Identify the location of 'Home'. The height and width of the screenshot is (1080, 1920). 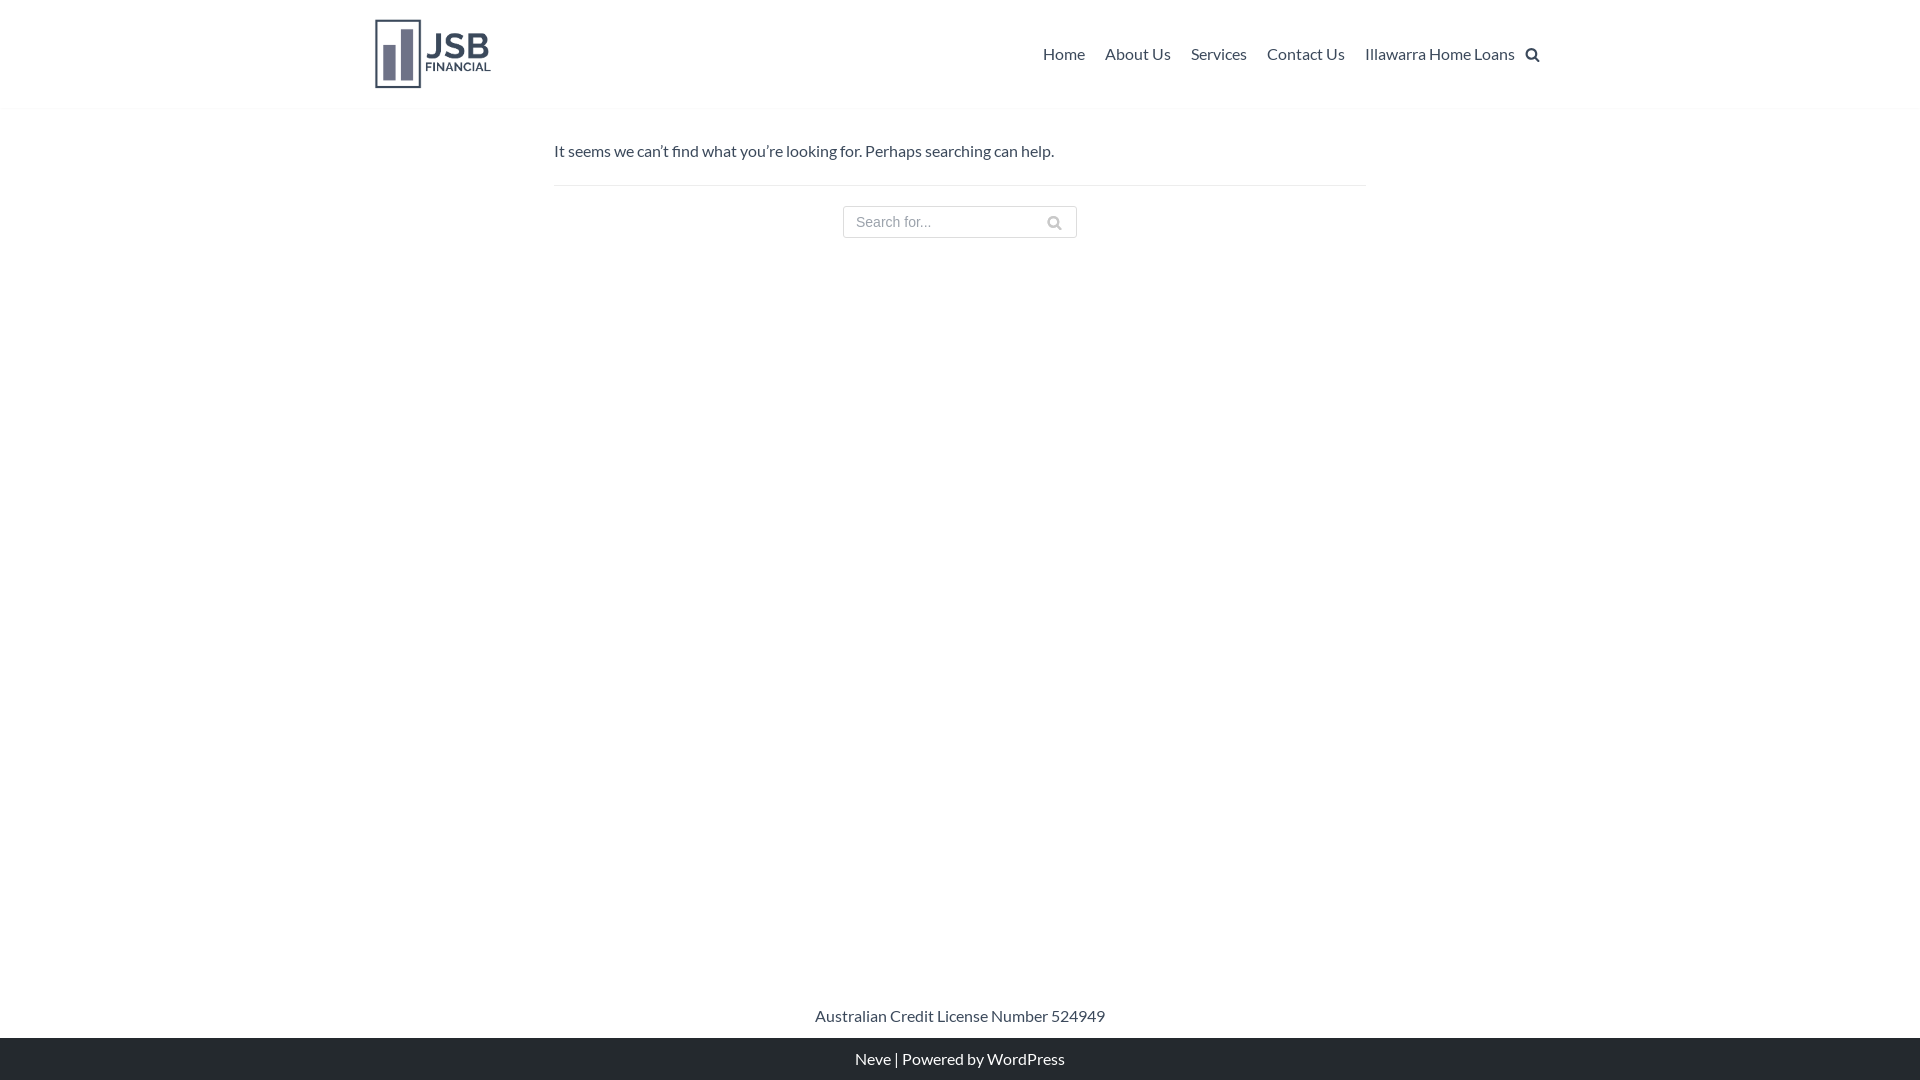
(1041, 53).